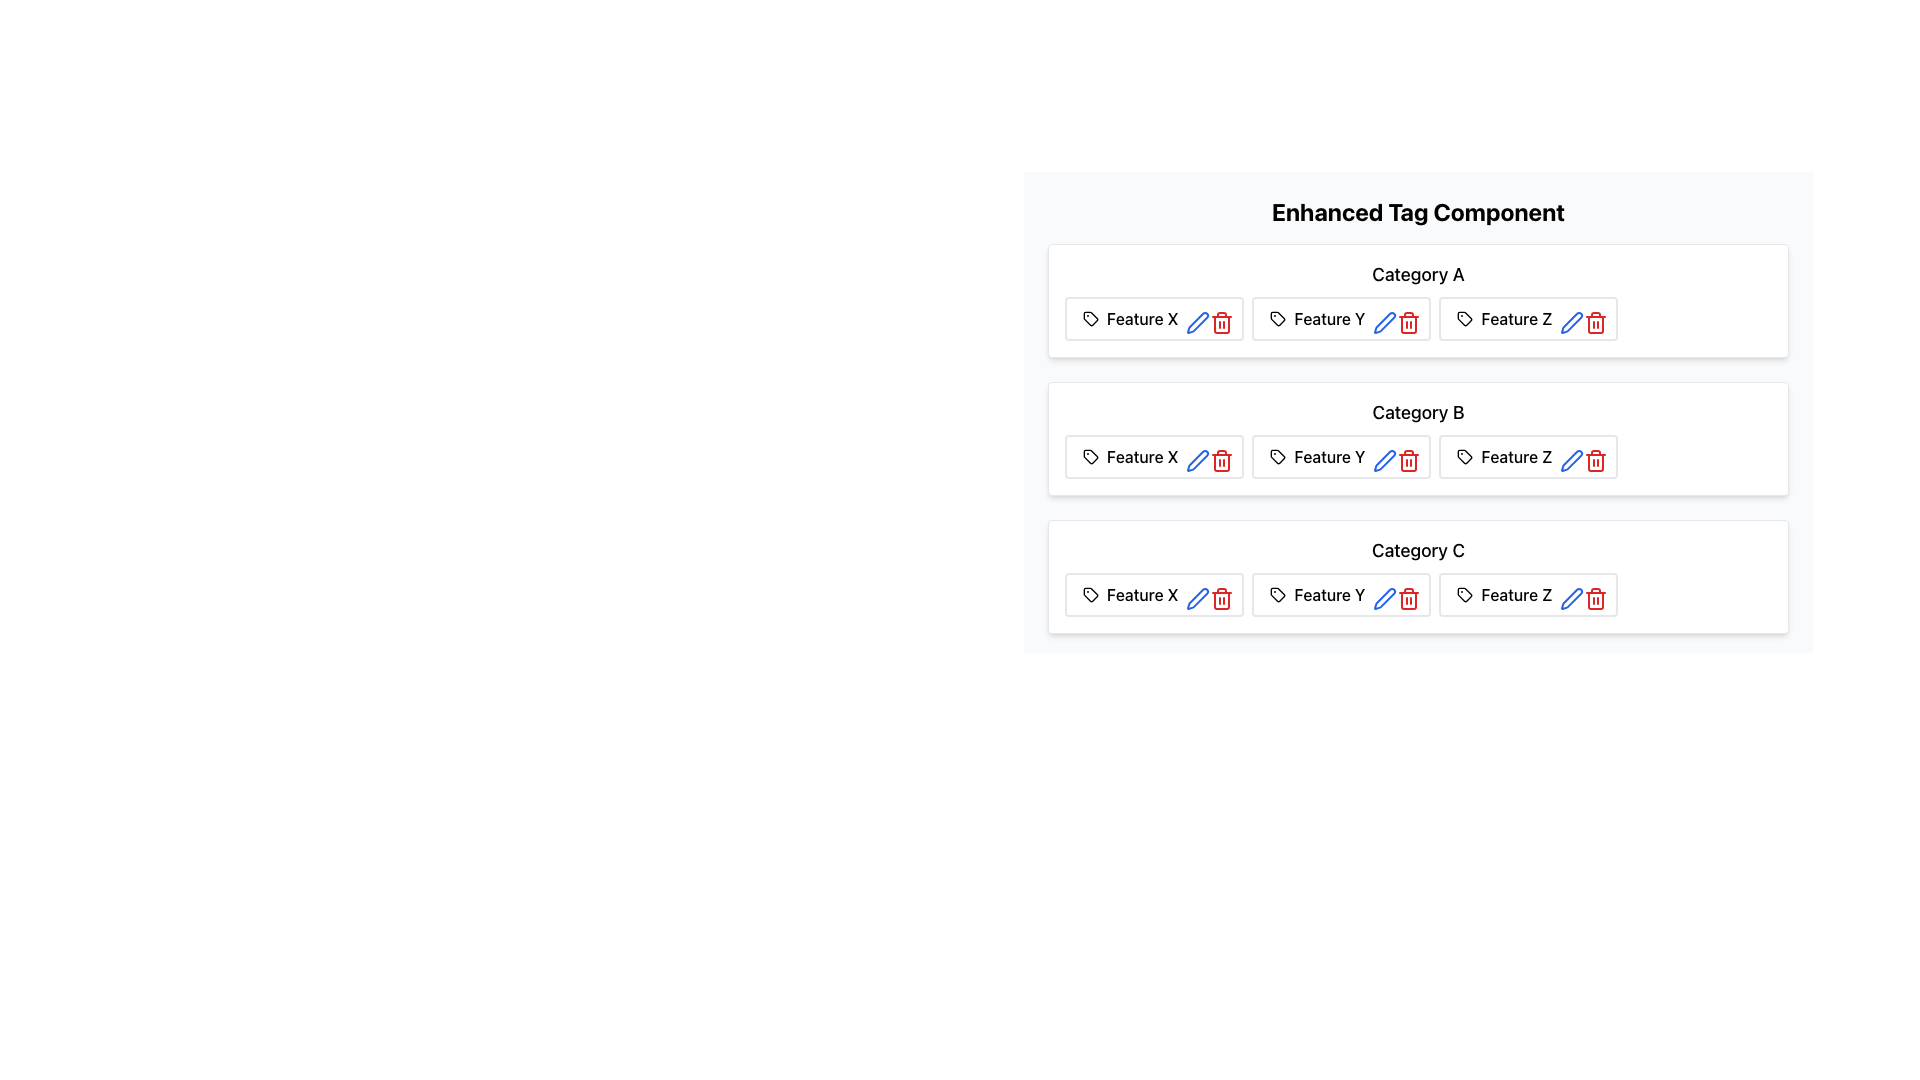  What do you see at coordinates (1465, 593) in the screenshot?
I see `the tag icon located to the immediate left of the 'Feature Z' label in the 'Category C' section, which represents tagging operations` at bounding box center [1465, 593].